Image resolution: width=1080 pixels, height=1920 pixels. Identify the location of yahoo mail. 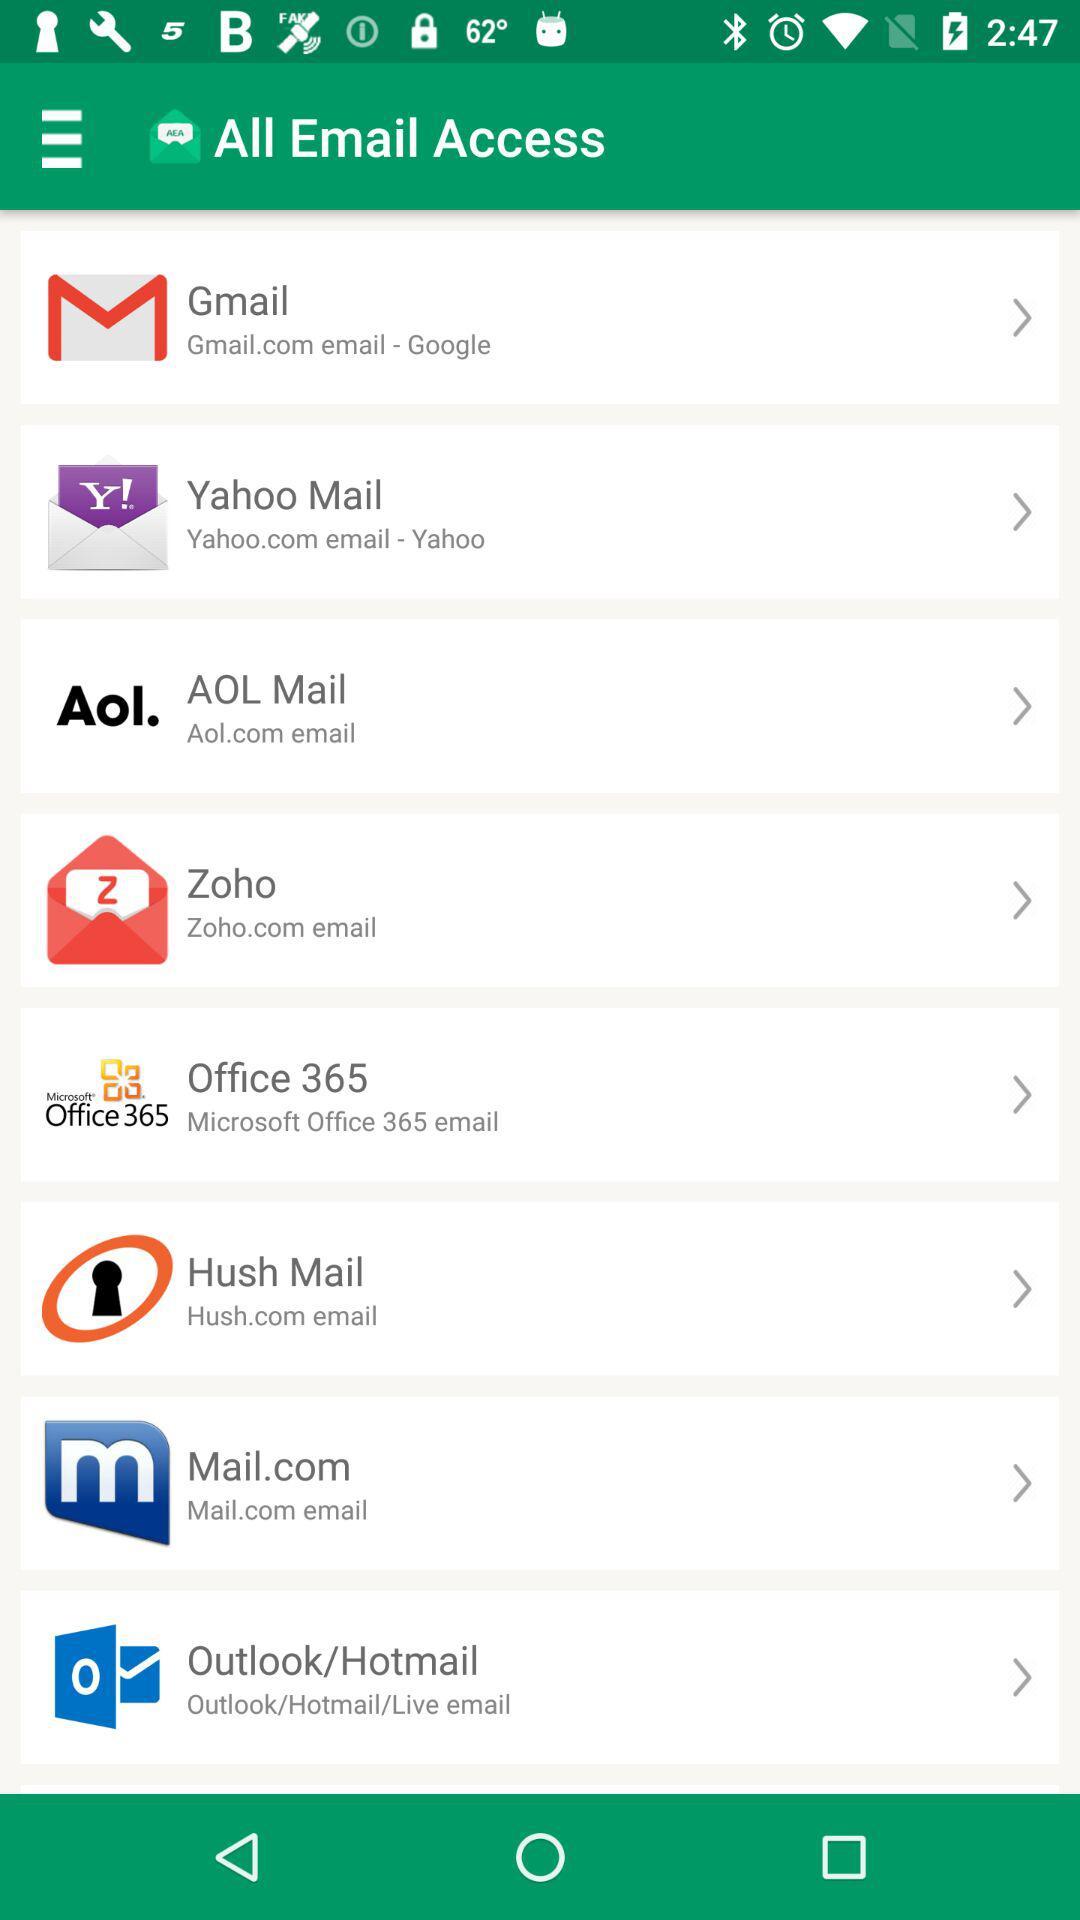
(285, 493).